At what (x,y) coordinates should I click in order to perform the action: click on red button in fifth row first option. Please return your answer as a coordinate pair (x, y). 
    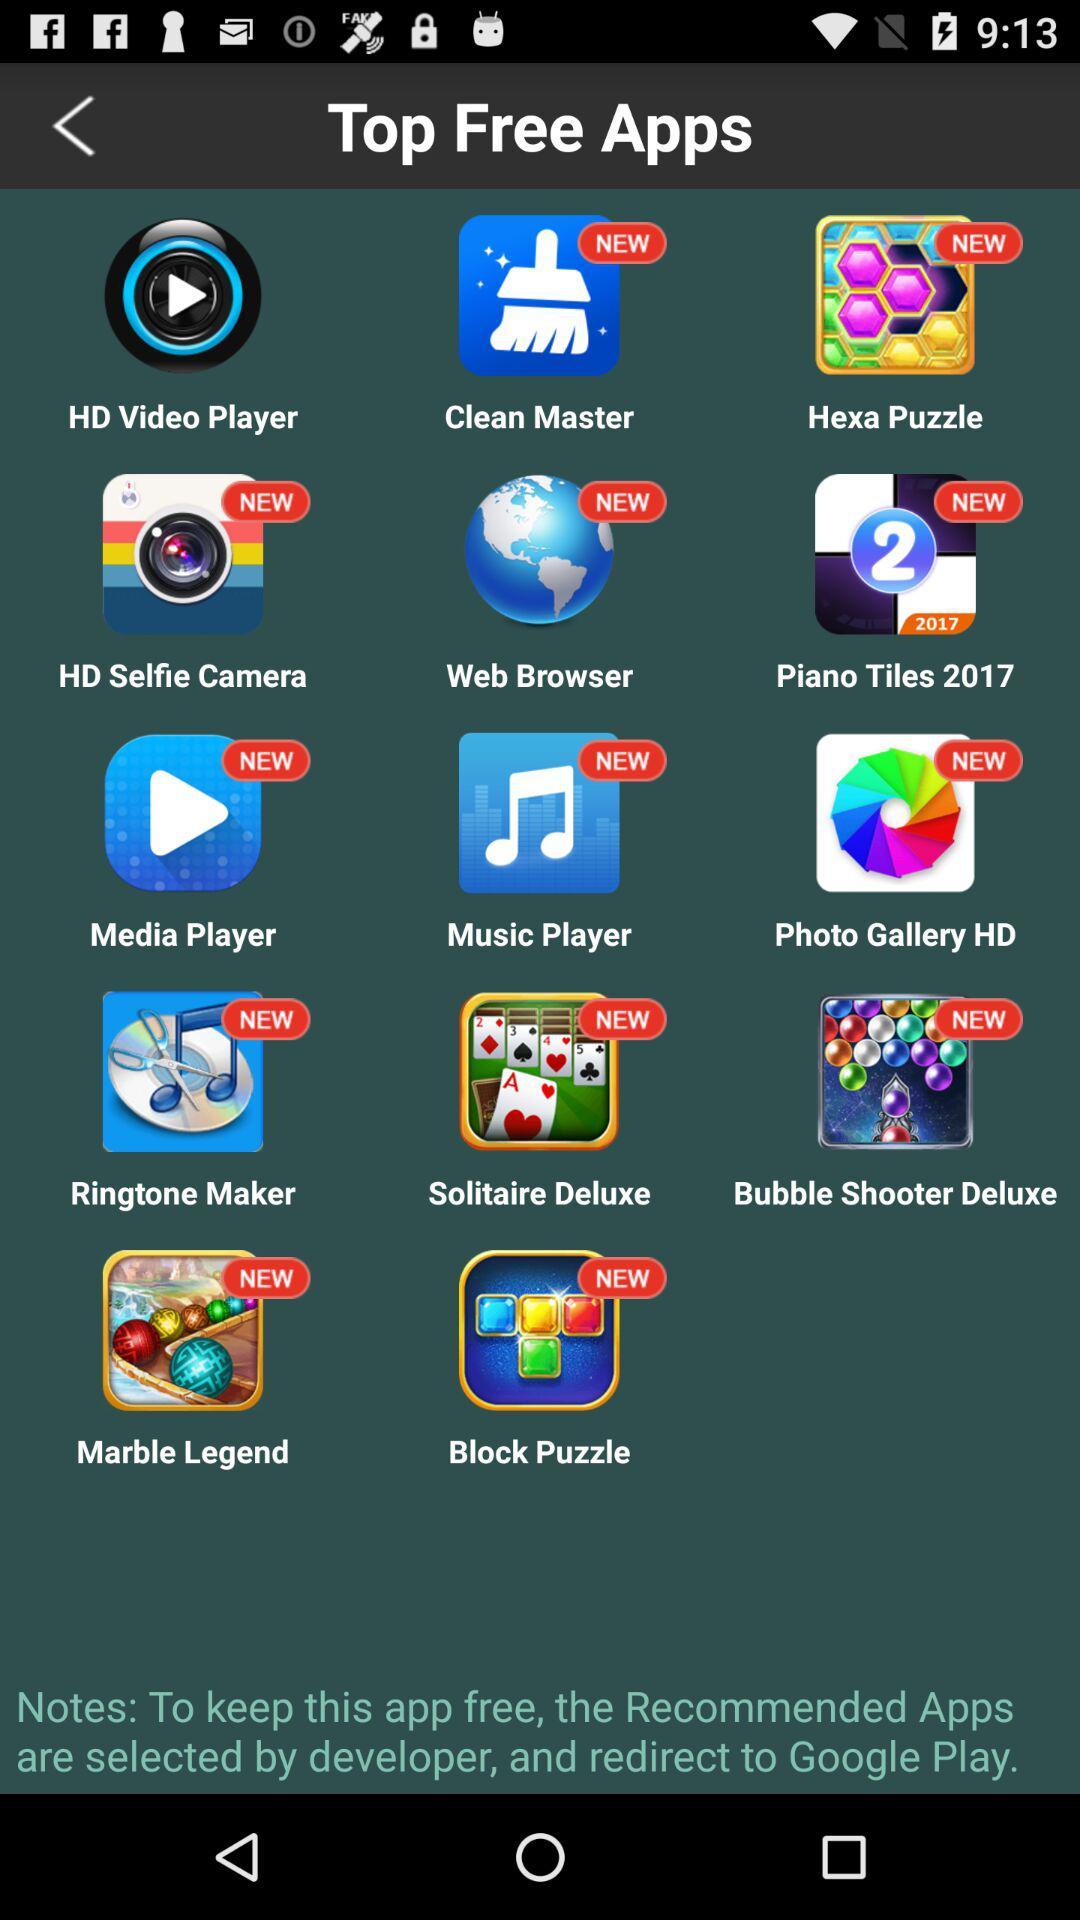
    Looking at the image, I should click on (265, 1276).